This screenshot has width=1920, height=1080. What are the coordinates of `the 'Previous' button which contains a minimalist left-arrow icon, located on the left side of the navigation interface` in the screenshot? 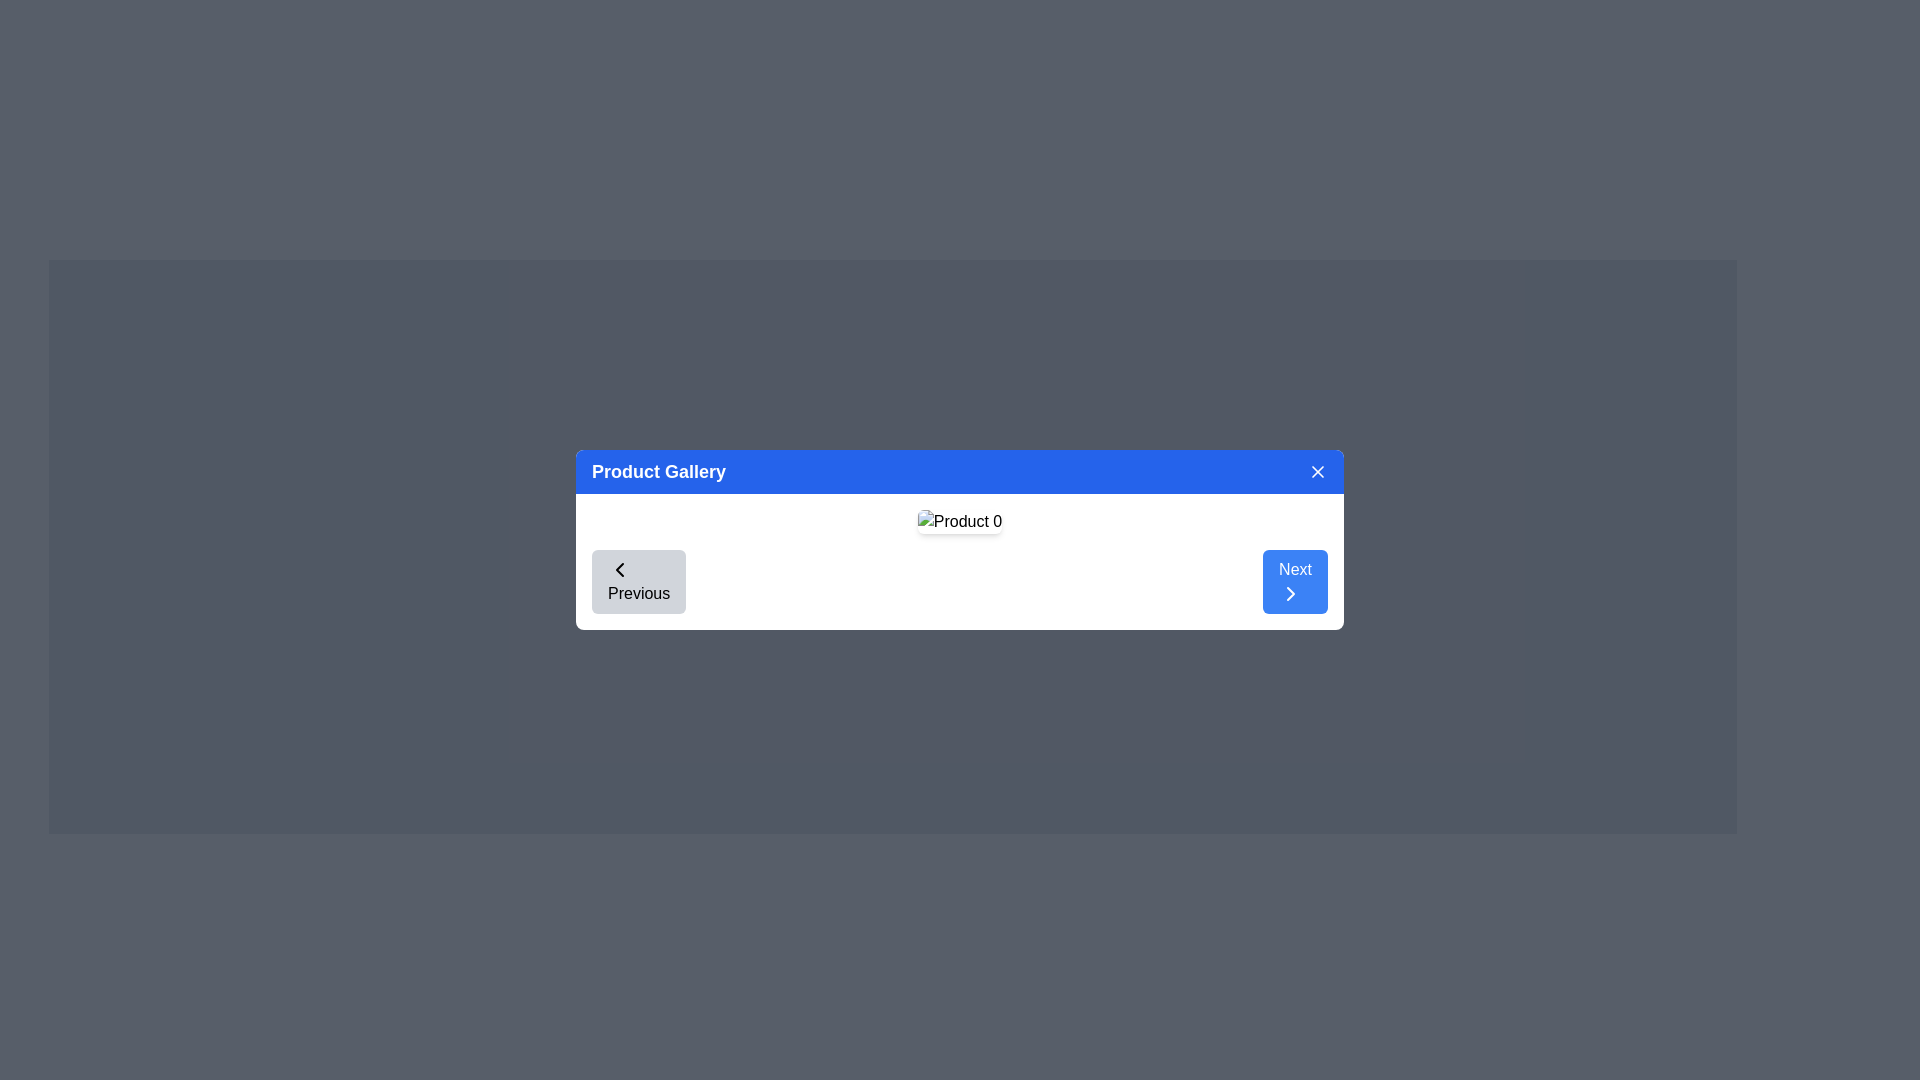 It's located at (618, 570).